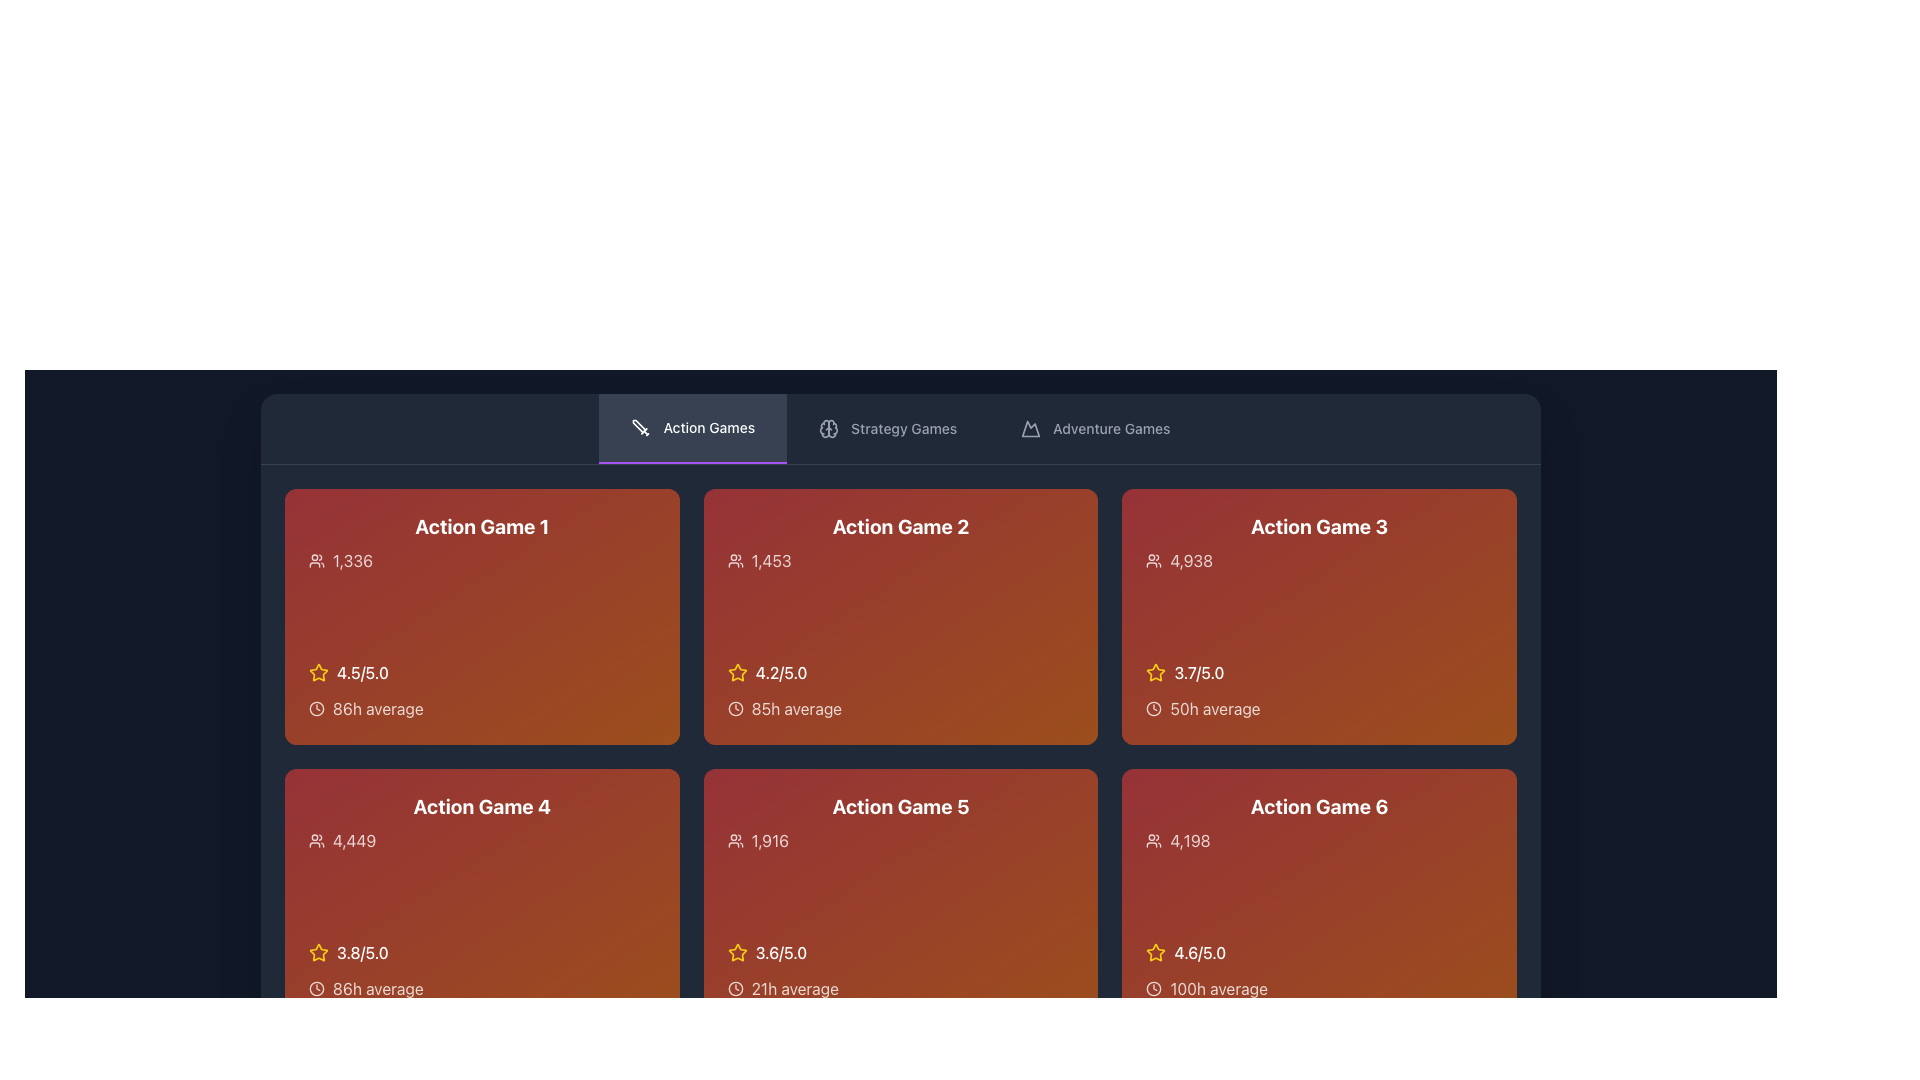 This screenshot has height=1080, width=1920. I want to click on the static text displaying the rating score '4.2/5.0' located in the second card of the top row, to the right of the yellow star icon, so click(780, 672).